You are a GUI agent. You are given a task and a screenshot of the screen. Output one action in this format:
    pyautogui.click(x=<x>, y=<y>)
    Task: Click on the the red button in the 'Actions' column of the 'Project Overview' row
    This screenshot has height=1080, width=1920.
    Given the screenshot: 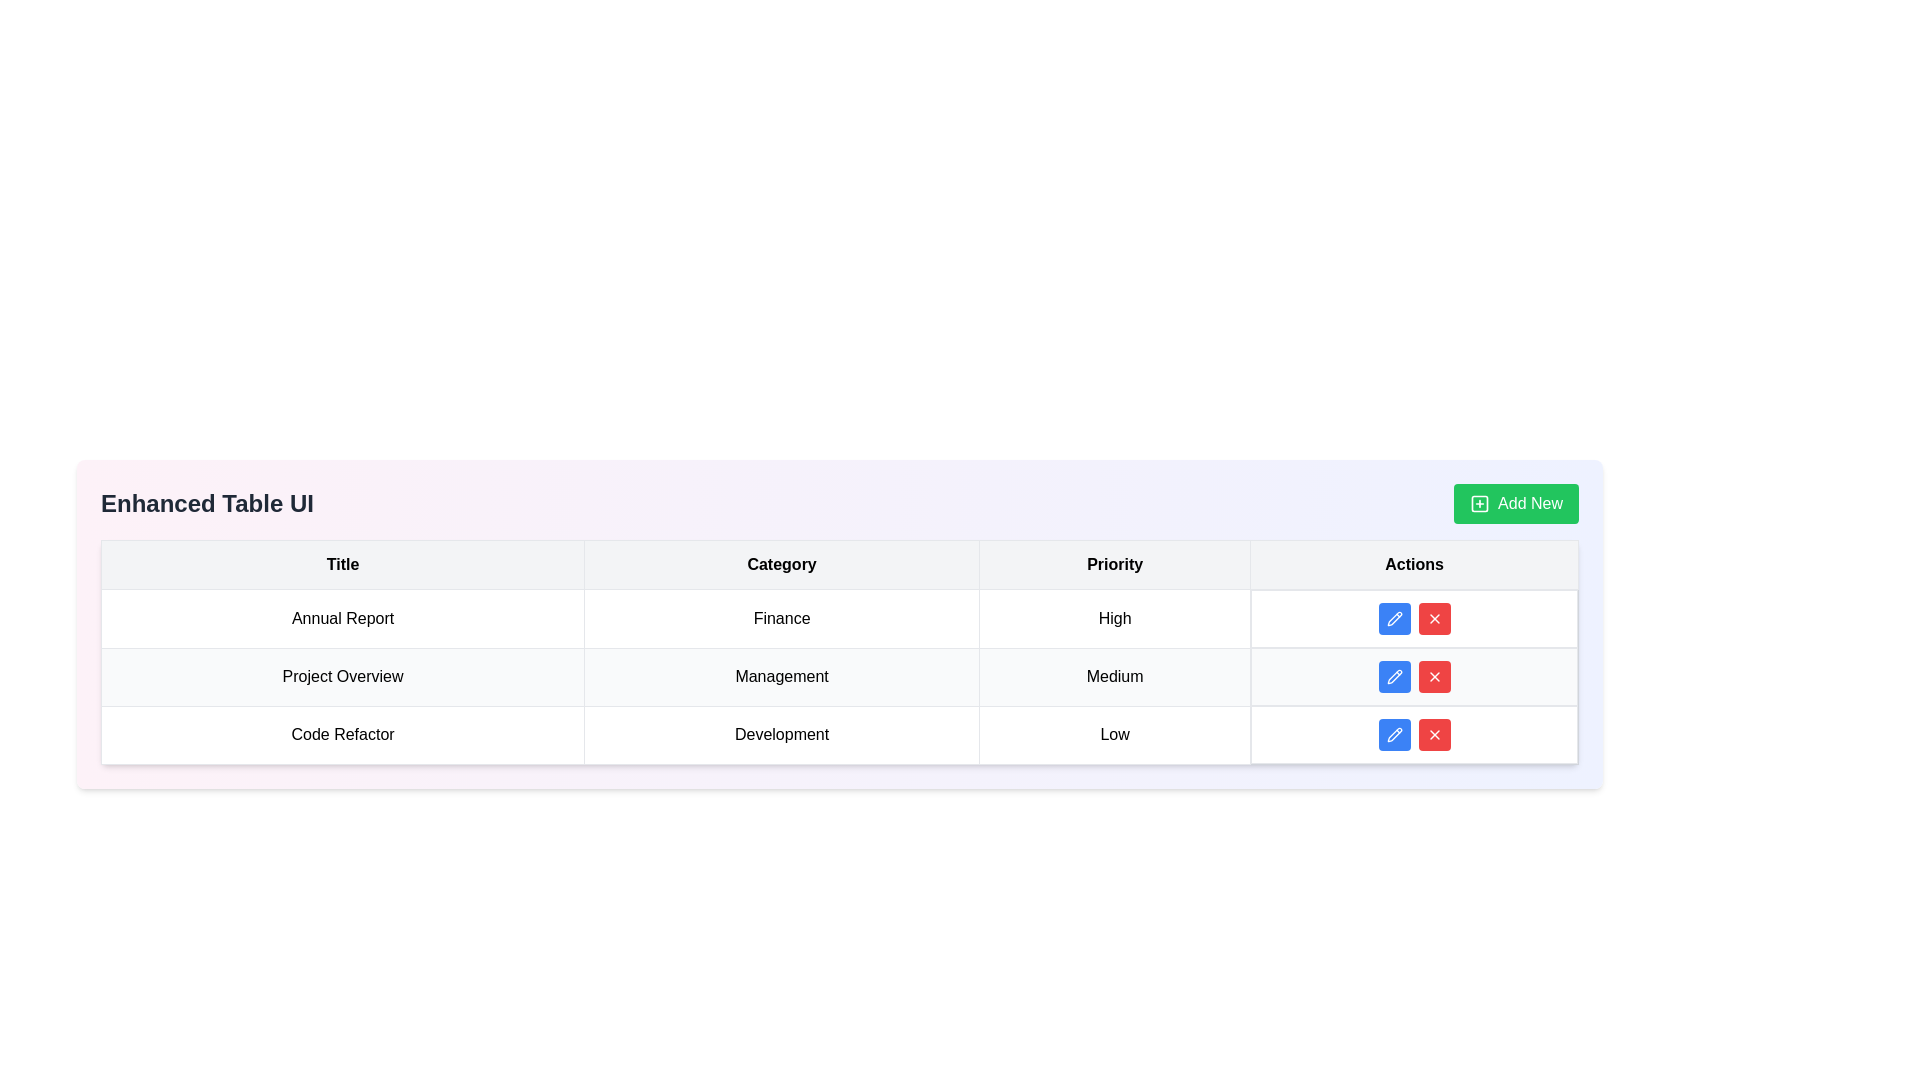 What is the action you would take?
    pyautogui.click(x=1413, y=676)
    